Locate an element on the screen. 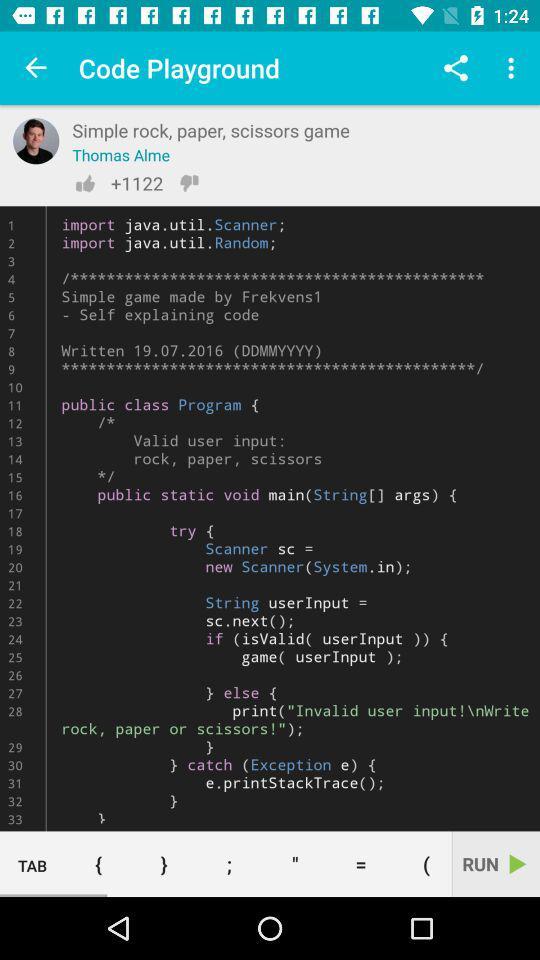 This screenshot has height=960, width=540. the button to the right of the " icon is located at coordinates (359, 863).